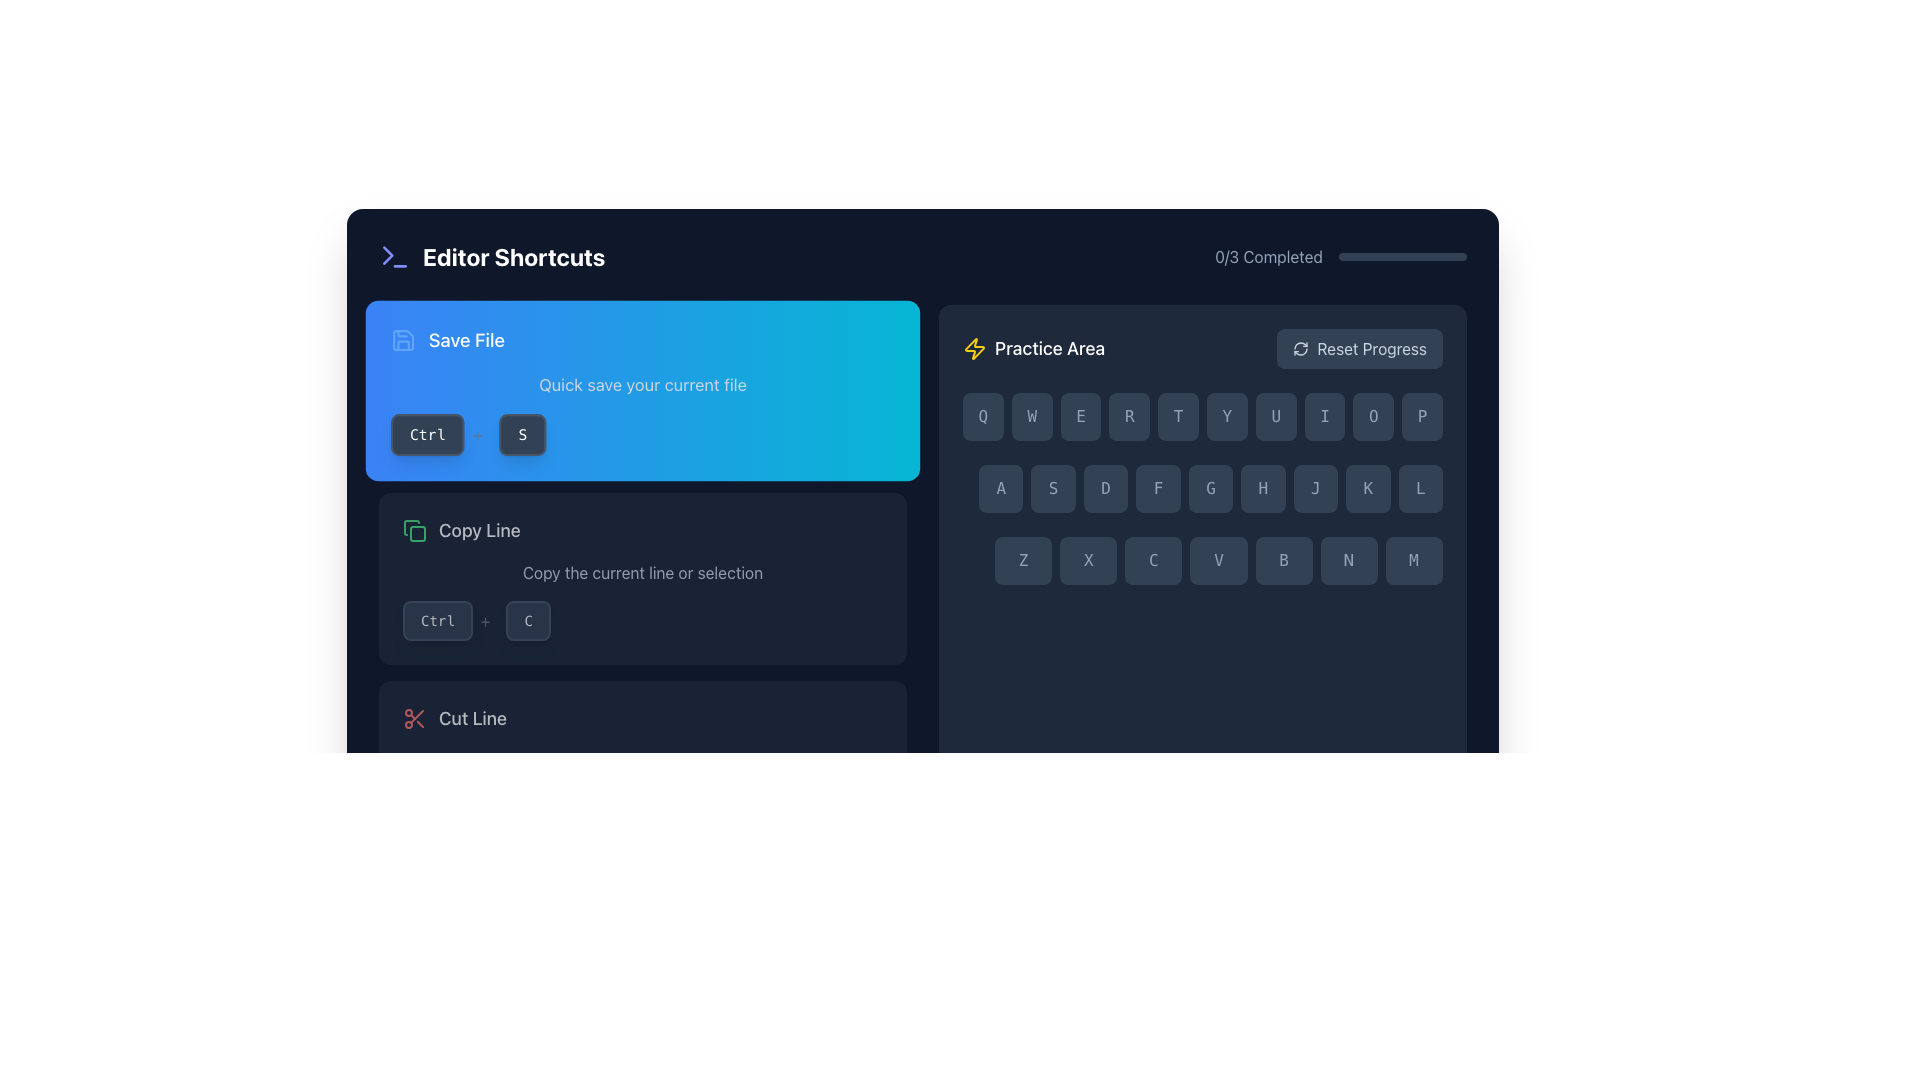  I want to click on the 'Save File' label with a floppy disk icon, which is styled with a white font on a gradient blue background, located in the upper-left section of the interface, so click(446, 339).